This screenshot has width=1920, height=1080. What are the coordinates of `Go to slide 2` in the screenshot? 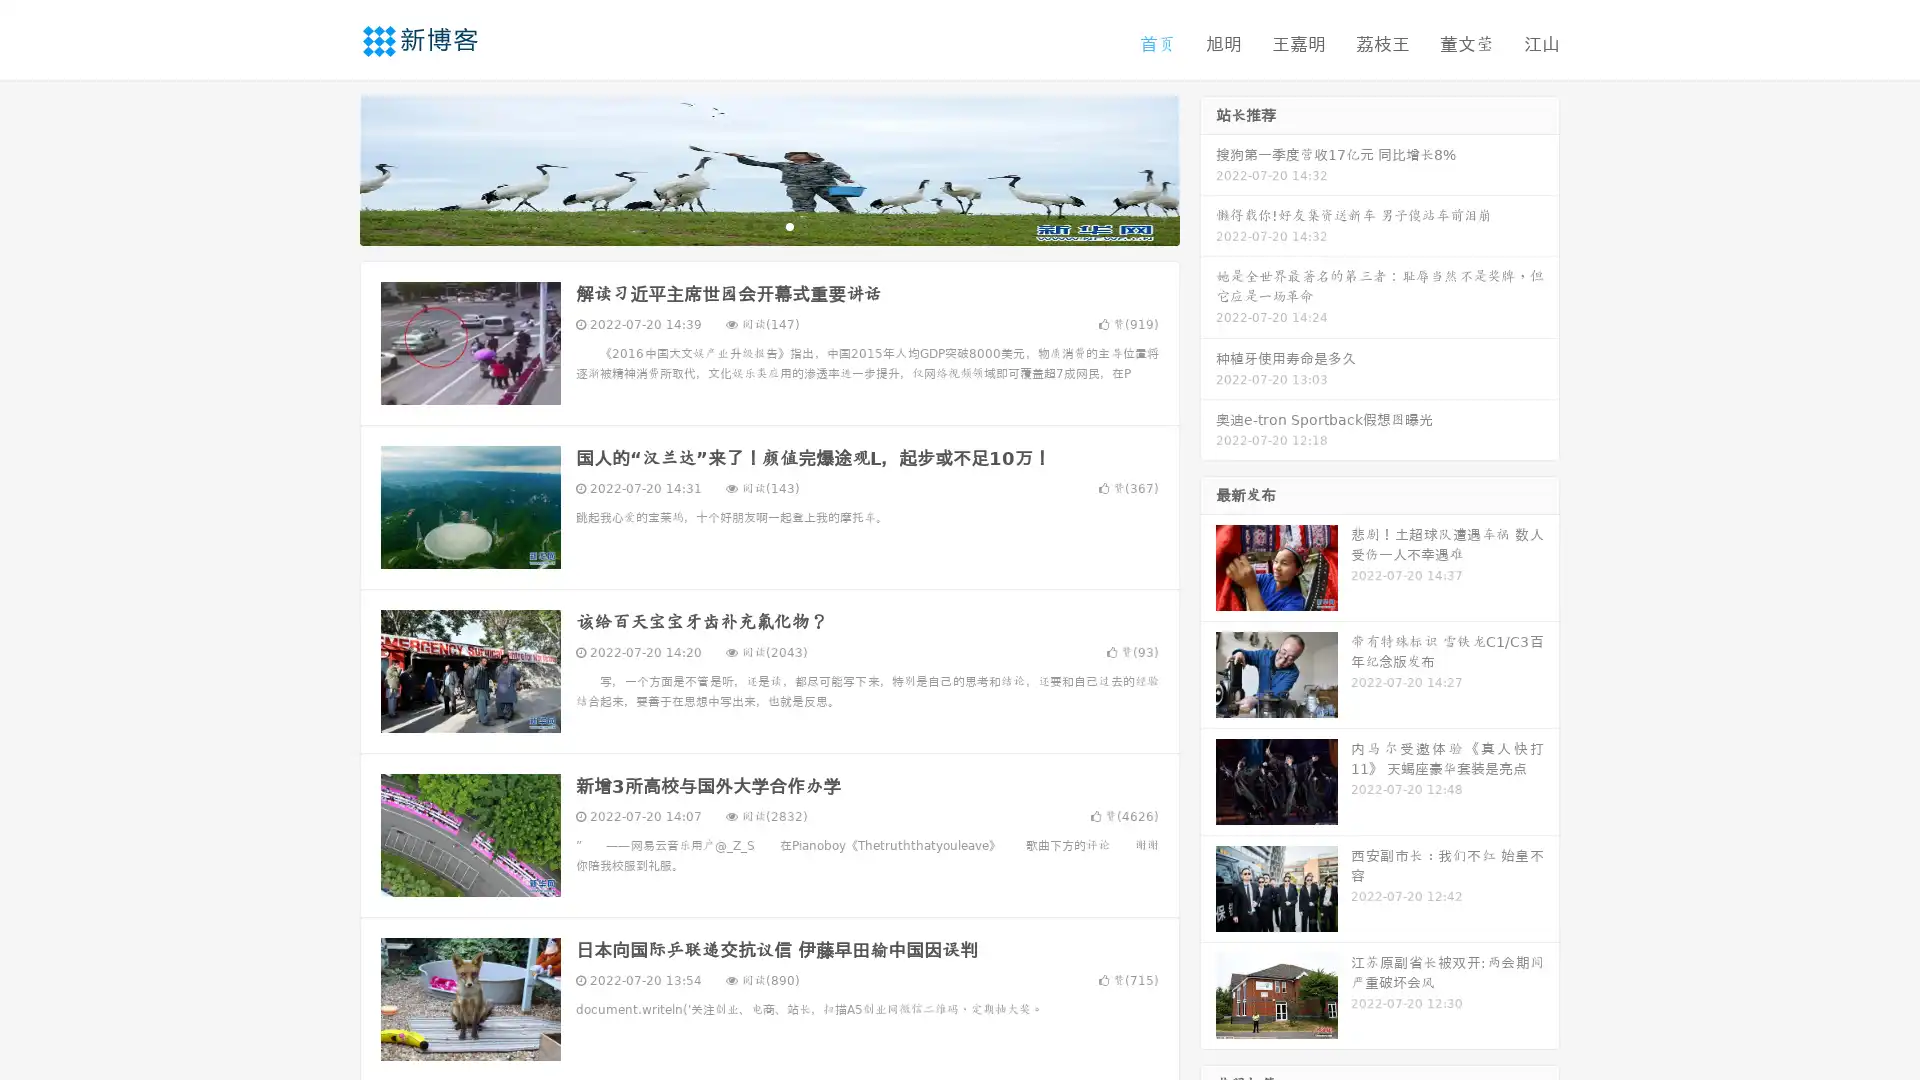 It's located at (768, 225).